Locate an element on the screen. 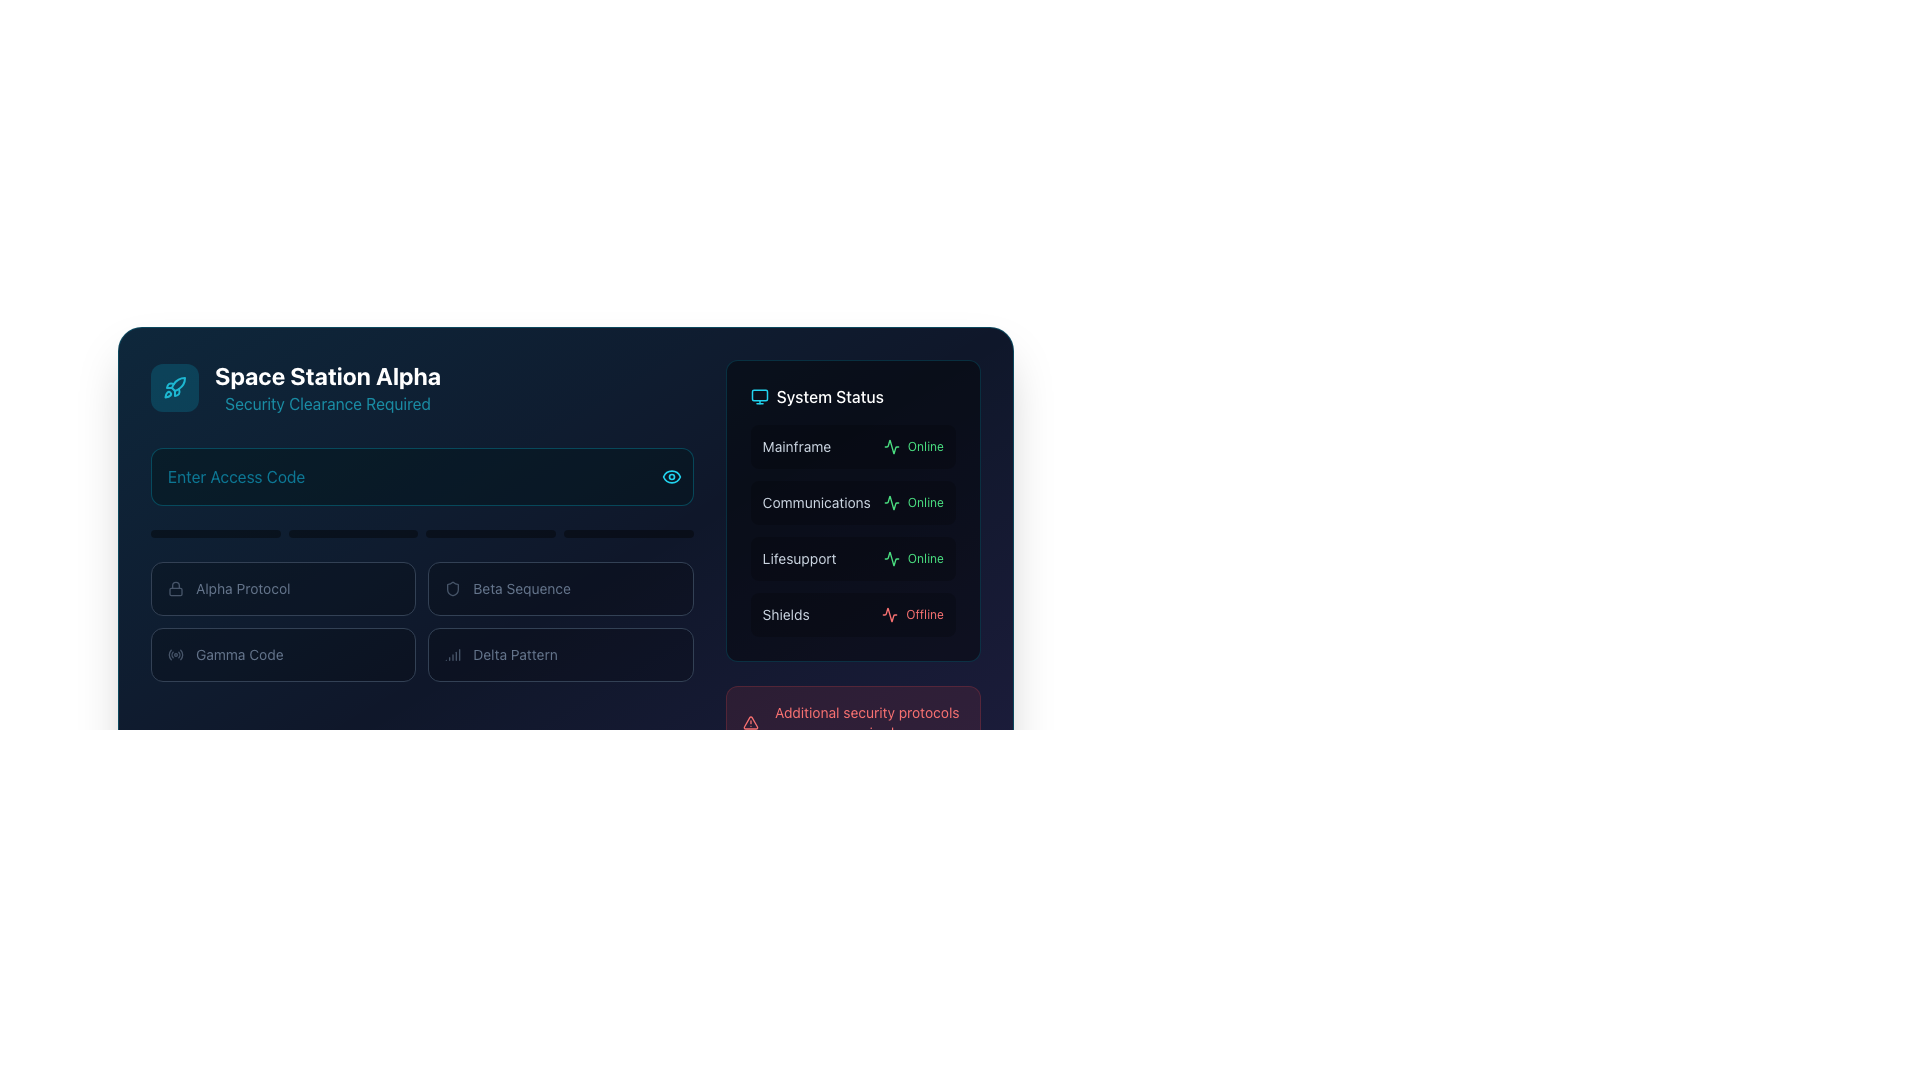 The width and height of the screenshot is (1920, 1080). the fourth button labeled 'Delta Pattern' located in the lower-left region of the button group is located at coordinates (560, 655).